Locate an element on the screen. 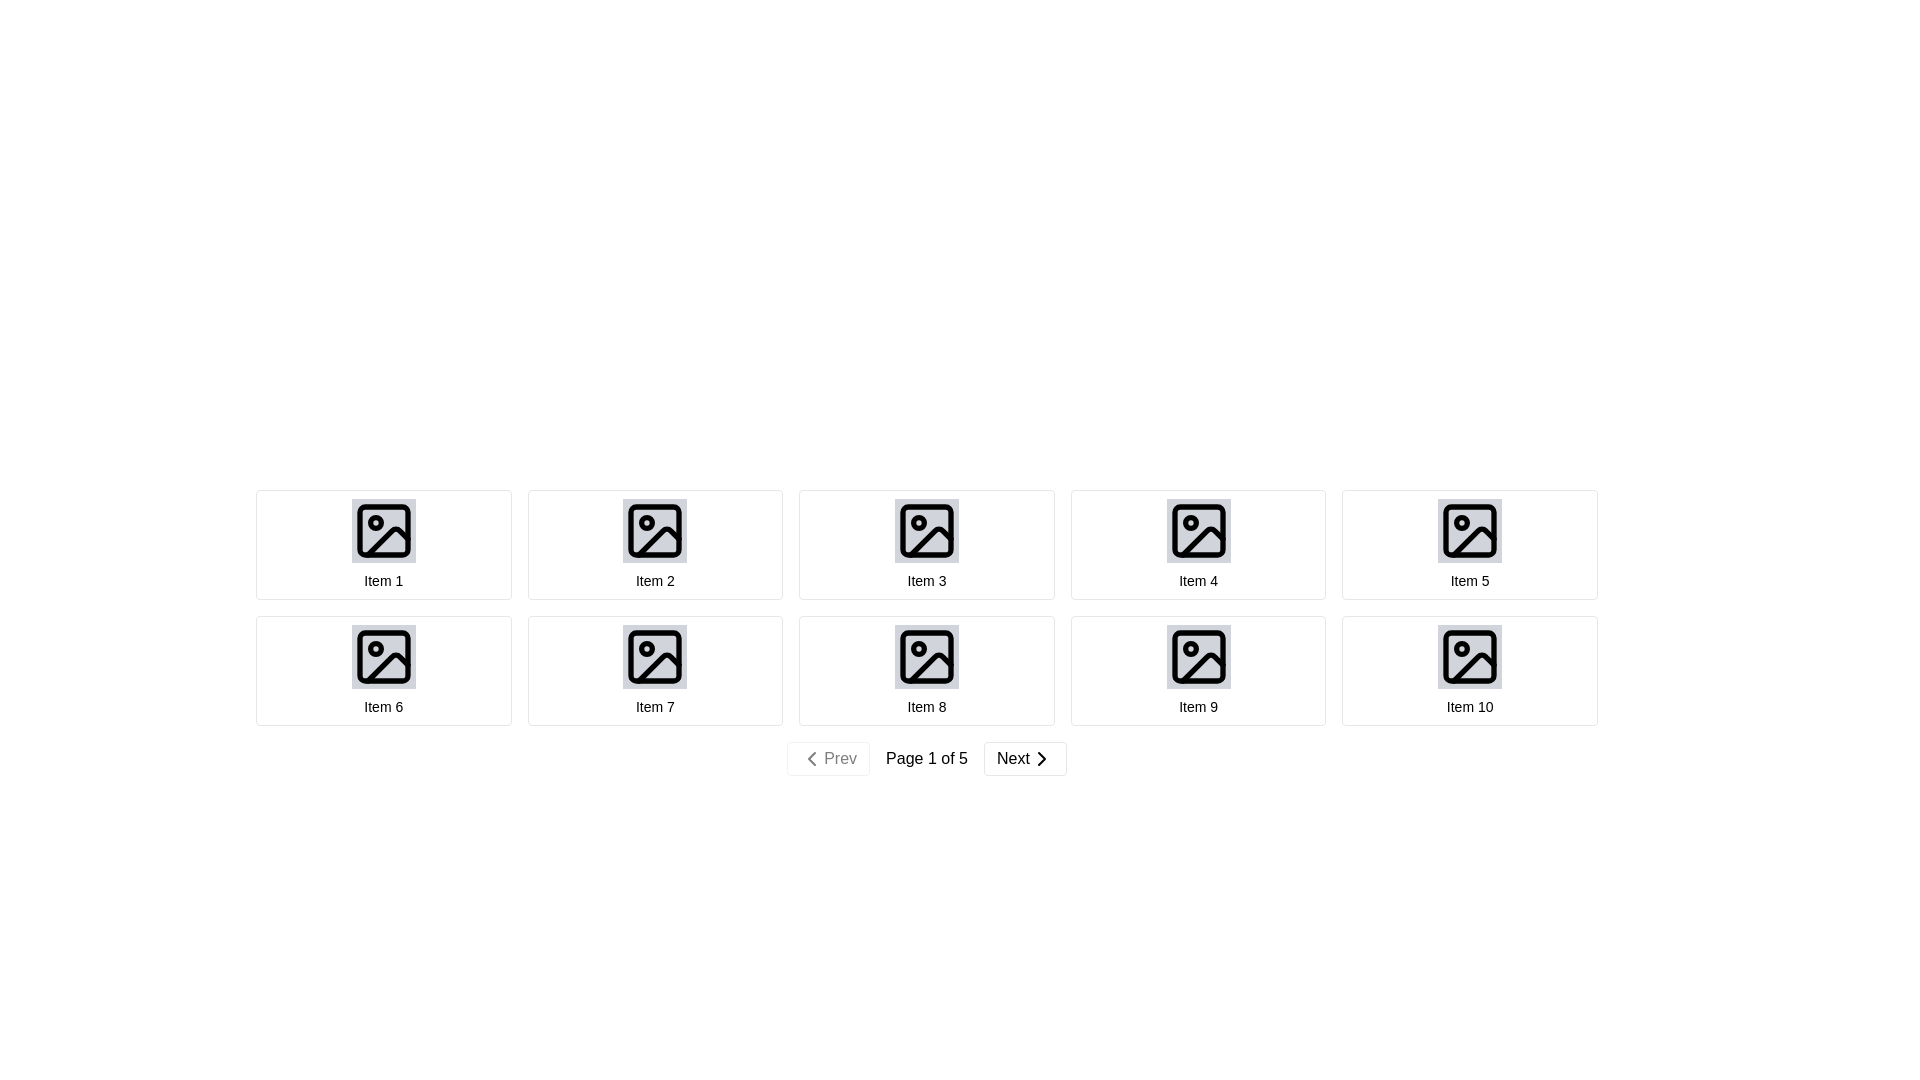 This screenshot has width=1920, height=1080. the decorative graphic circle that is part of the first item in a grid layout of image-style icons, positioned near the center of the frame, slightly upward and to the left is located at coordinates (375, 522).